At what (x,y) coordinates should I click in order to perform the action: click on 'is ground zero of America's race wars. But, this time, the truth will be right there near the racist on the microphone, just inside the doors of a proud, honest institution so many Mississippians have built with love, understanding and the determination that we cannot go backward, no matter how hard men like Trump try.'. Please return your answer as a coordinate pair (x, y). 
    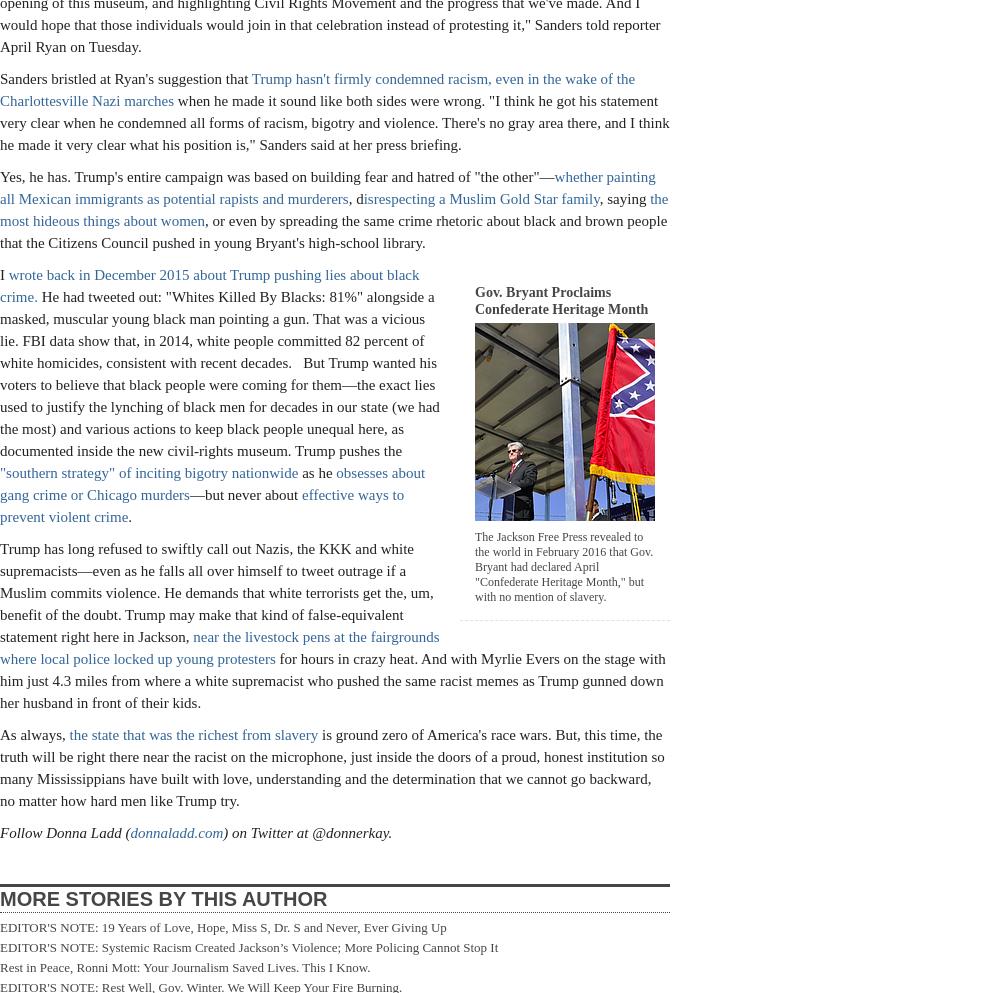
    Looking at the image, I should click on (331, 765).